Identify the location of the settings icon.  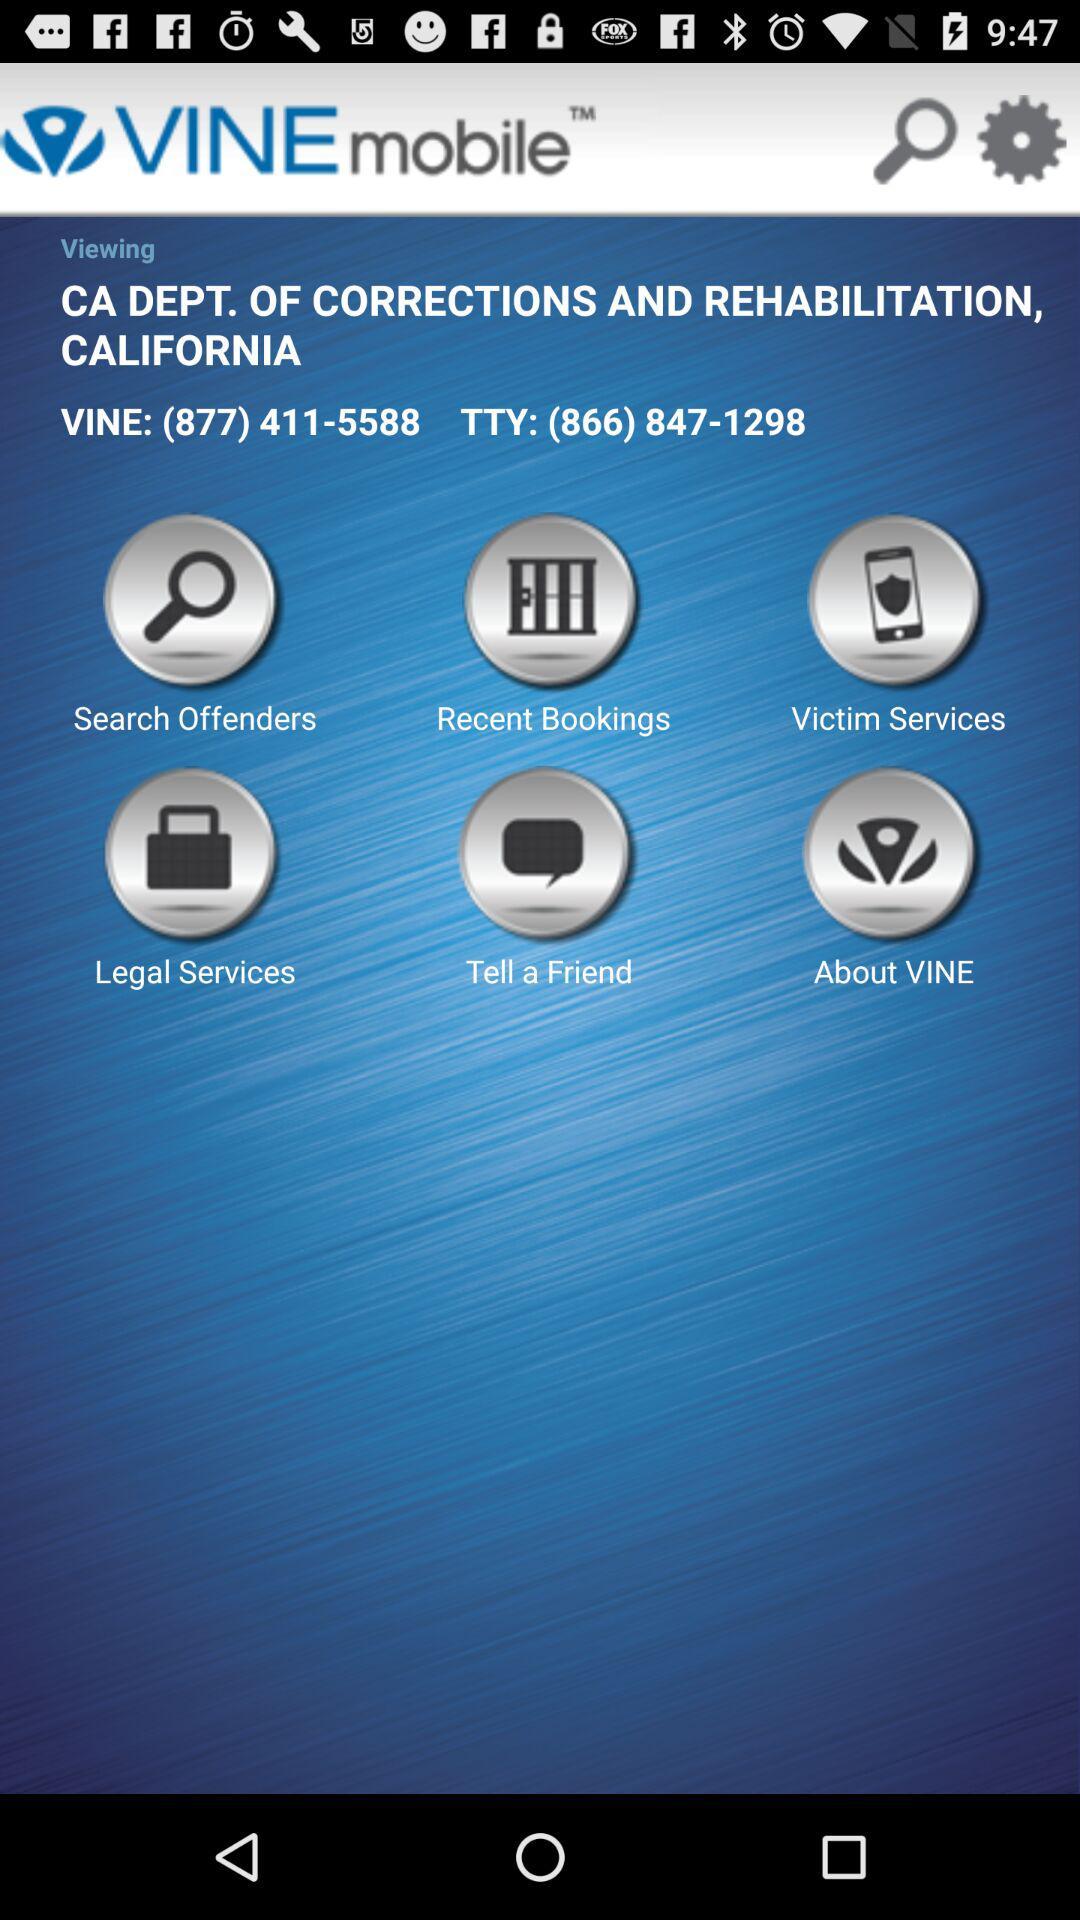
(1020, 148).